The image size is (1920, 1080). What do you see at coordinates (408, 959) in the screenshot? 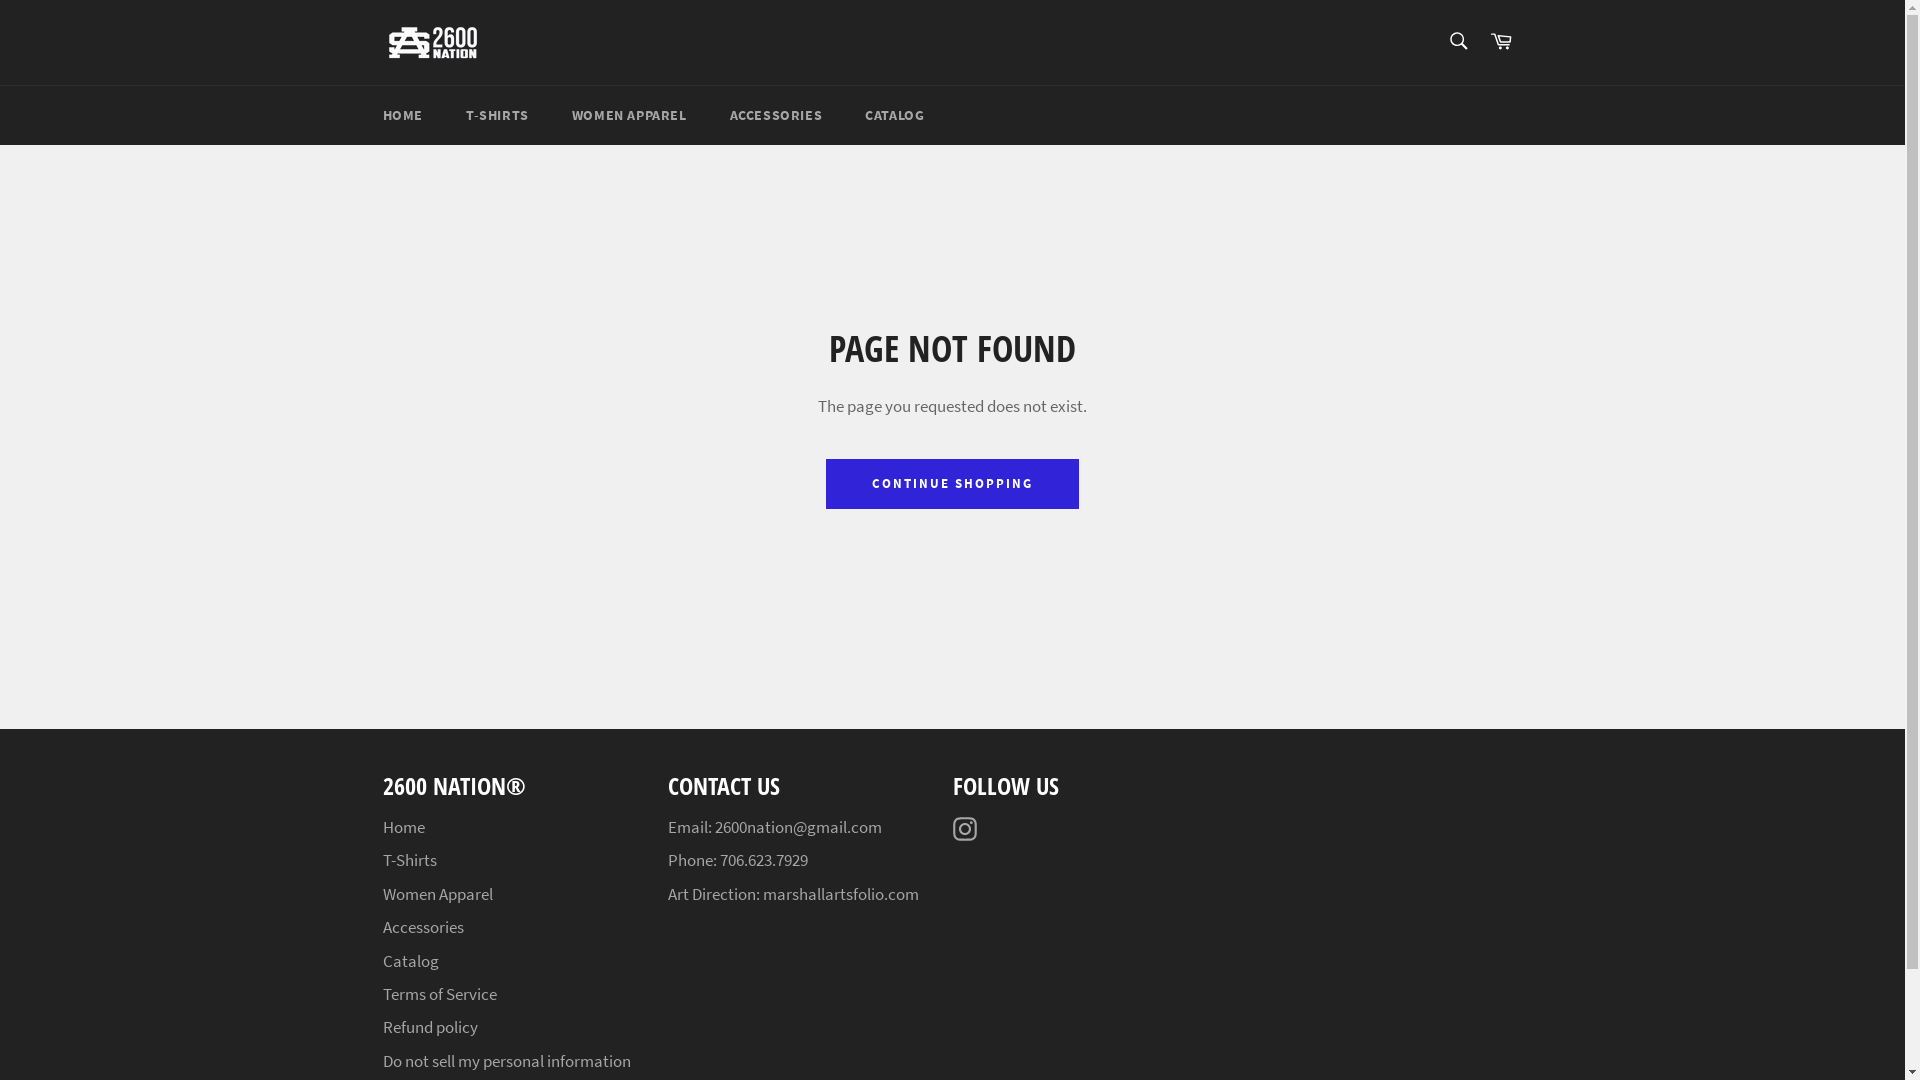
I see `'Catalog'` at bounding box center [408, 959].